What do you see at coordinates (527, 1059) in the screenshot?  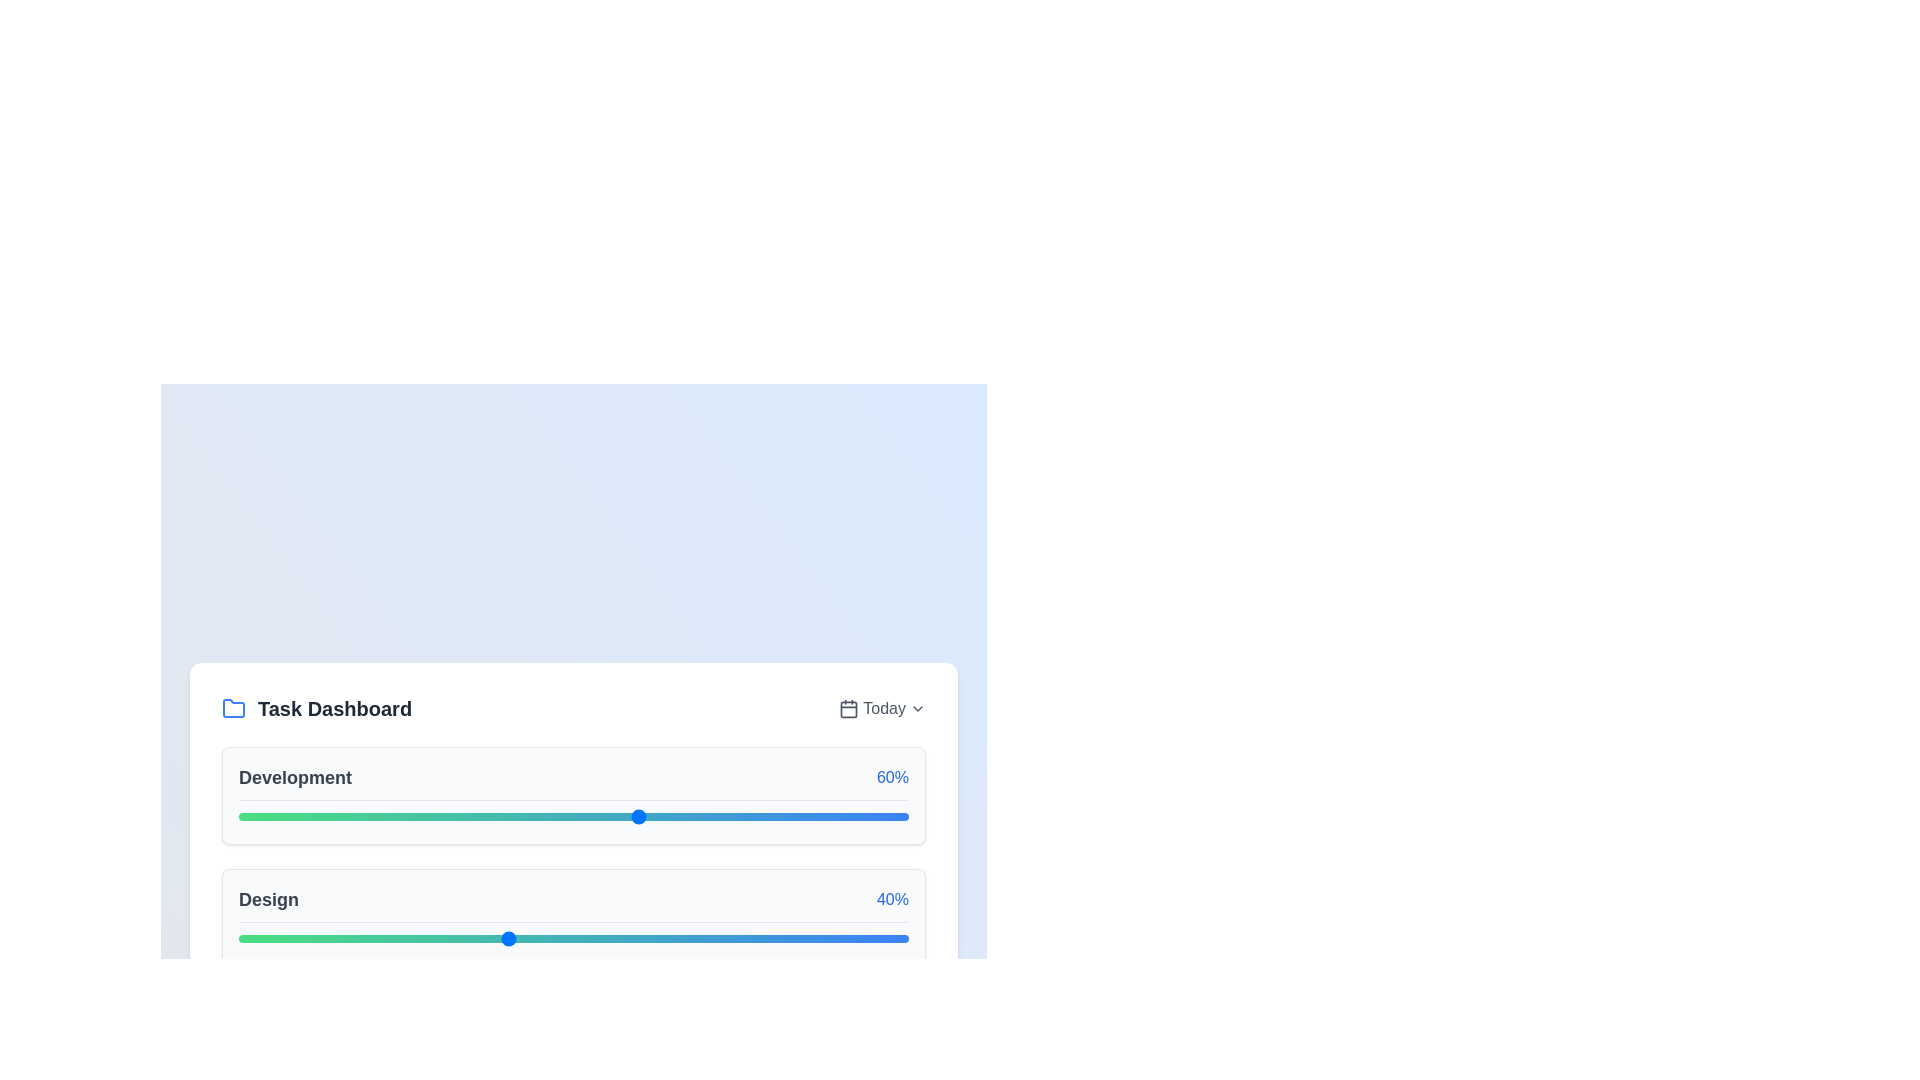 I see `the slider value` at bounding box center [527, 1059].